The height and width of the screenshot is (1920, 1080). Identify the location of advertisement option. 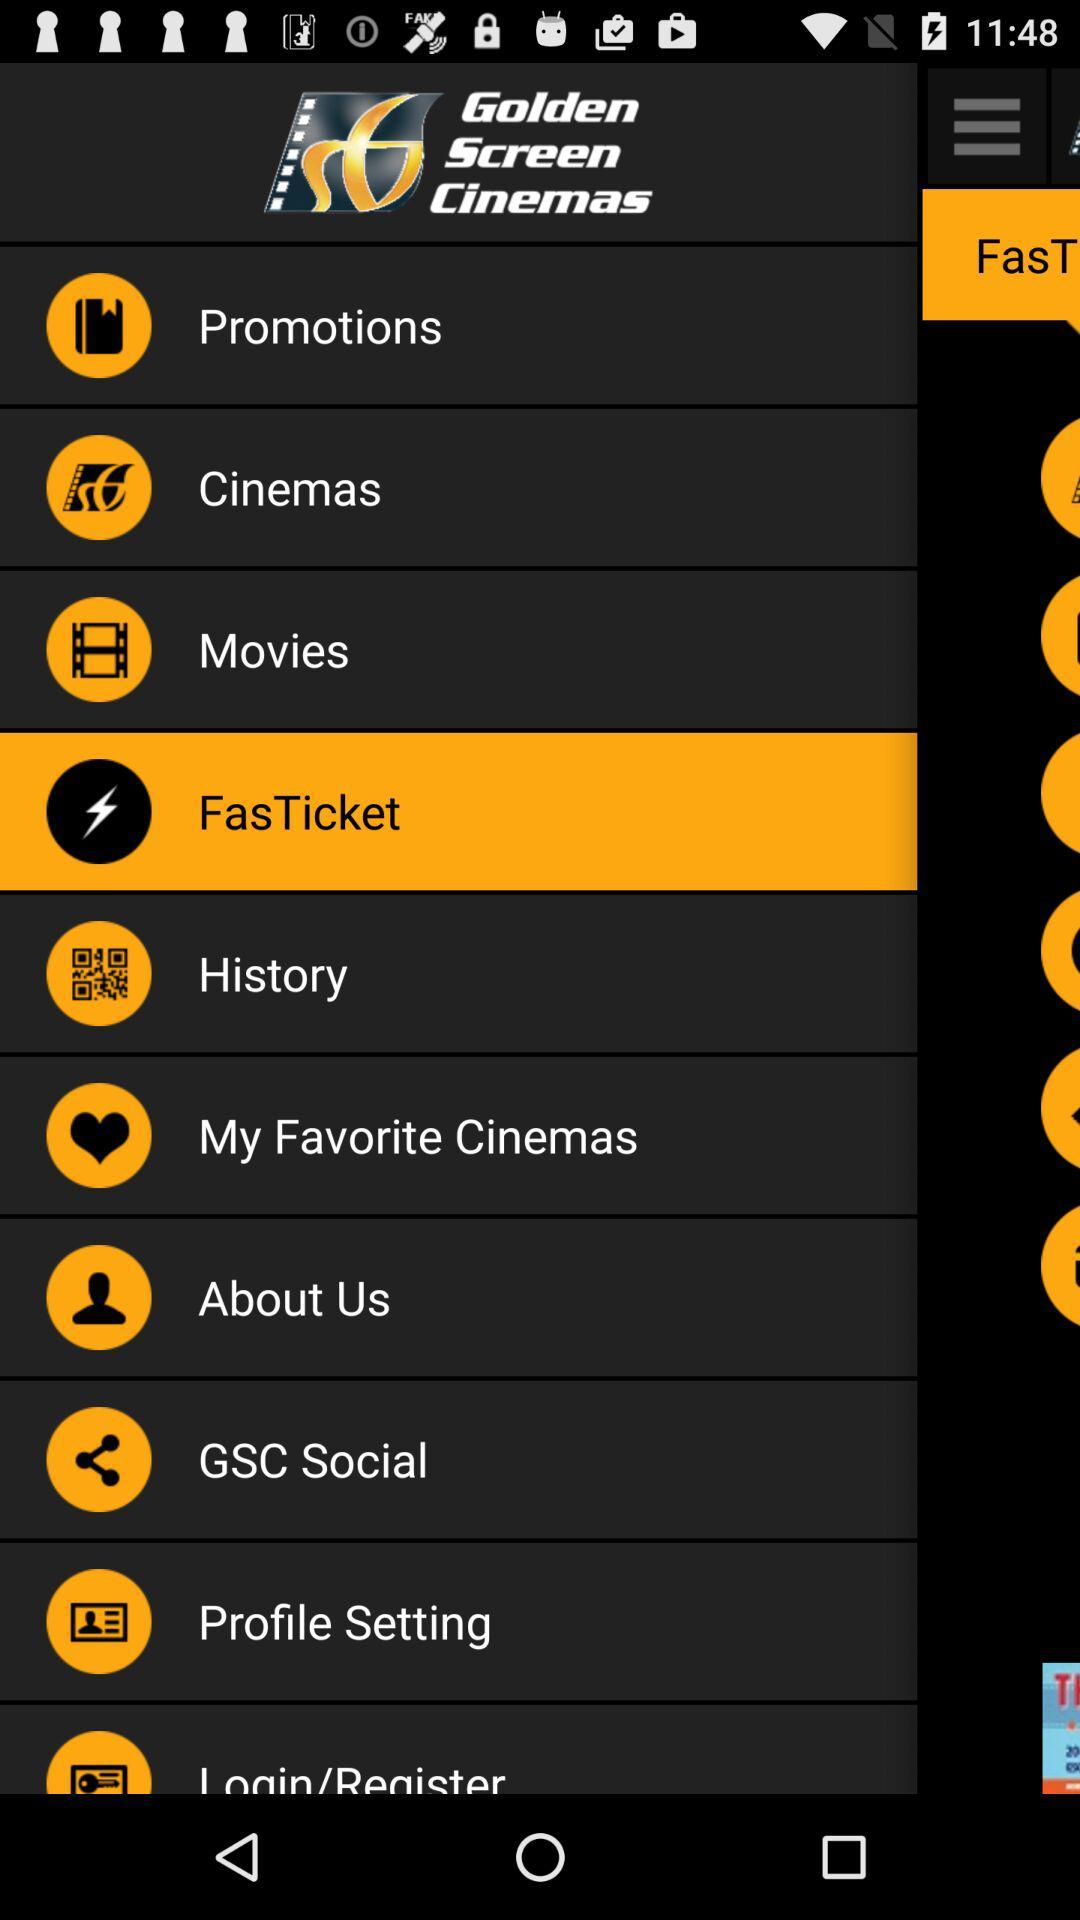
(1060, 1727).